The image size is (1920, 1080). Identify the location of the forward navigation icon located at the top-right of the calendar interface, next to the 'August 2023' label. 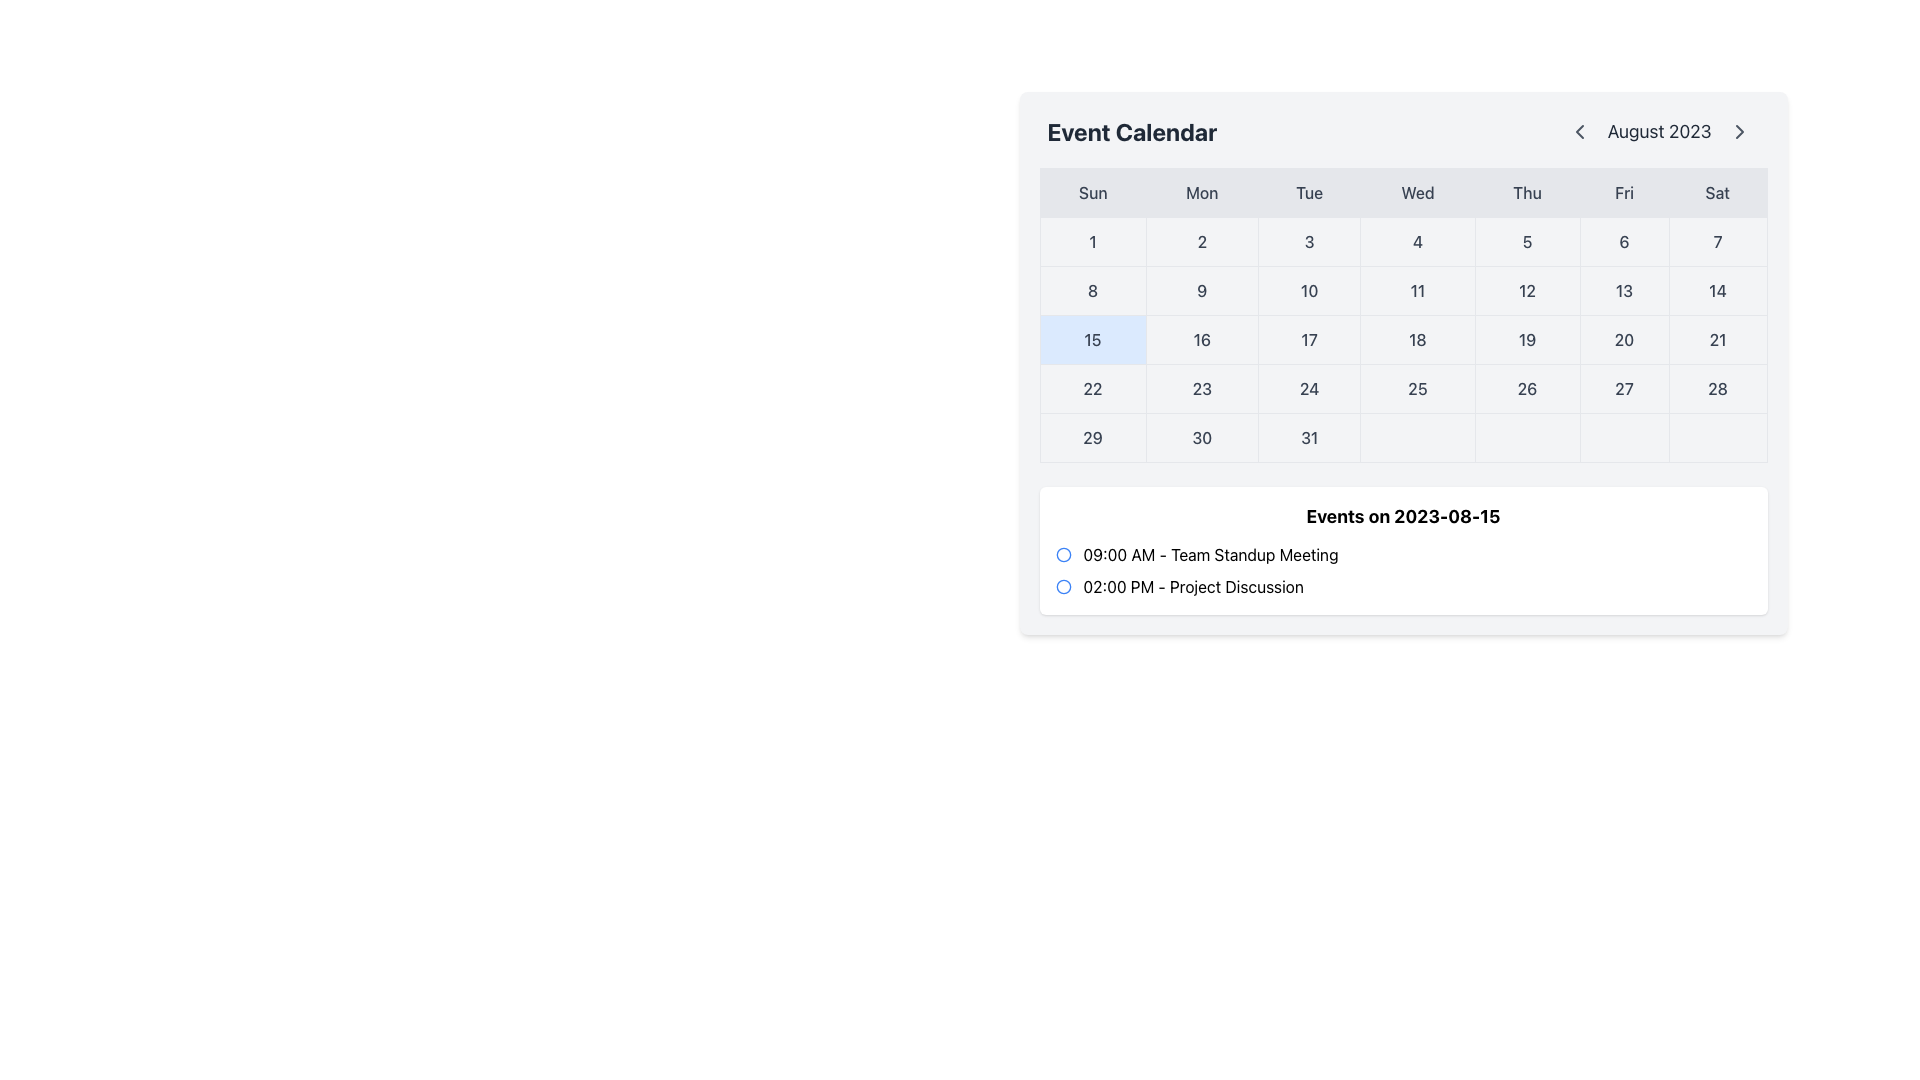
(1738, 131).